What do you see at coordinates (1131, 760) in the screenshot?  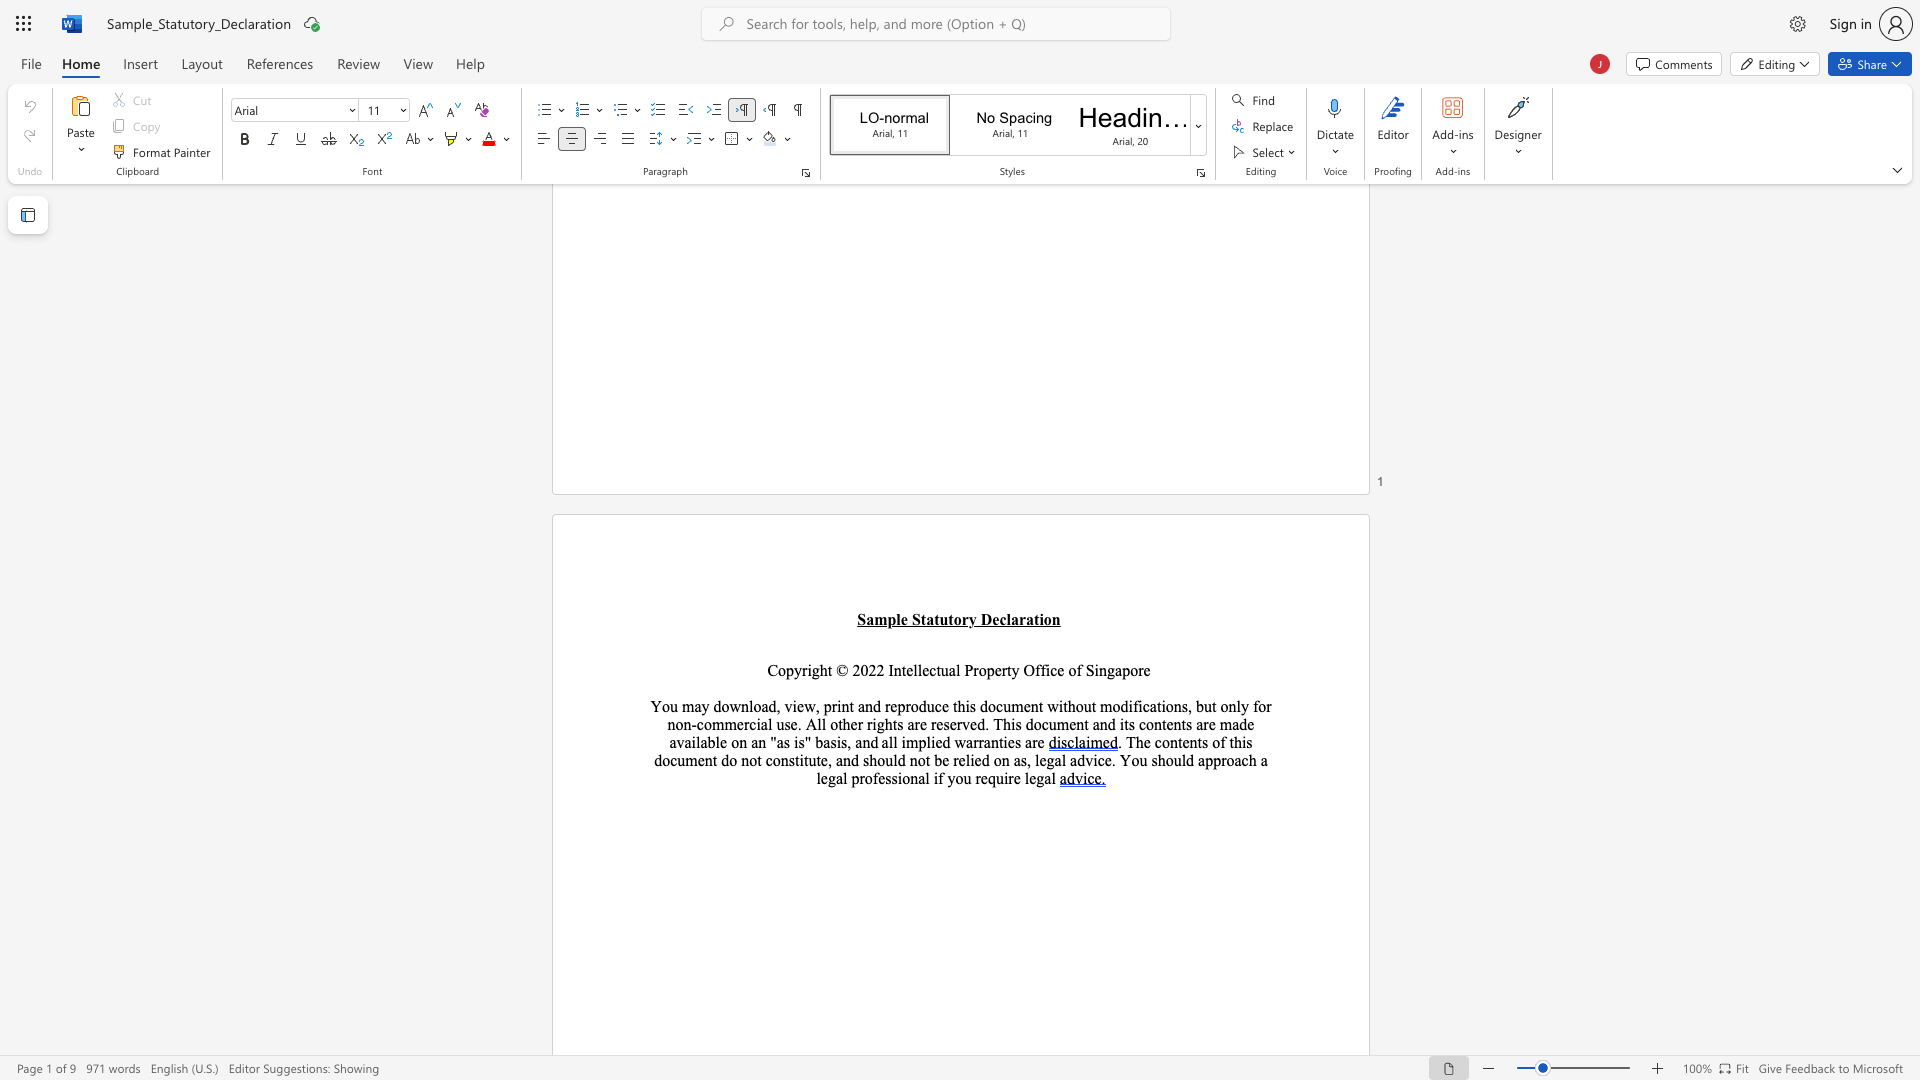 I see `the subset text "ou should approach a legal profes" within the text ", and should not be relied on as, legal advice. You should approach a legal professional if you"` at bounding box center [1131, 760].